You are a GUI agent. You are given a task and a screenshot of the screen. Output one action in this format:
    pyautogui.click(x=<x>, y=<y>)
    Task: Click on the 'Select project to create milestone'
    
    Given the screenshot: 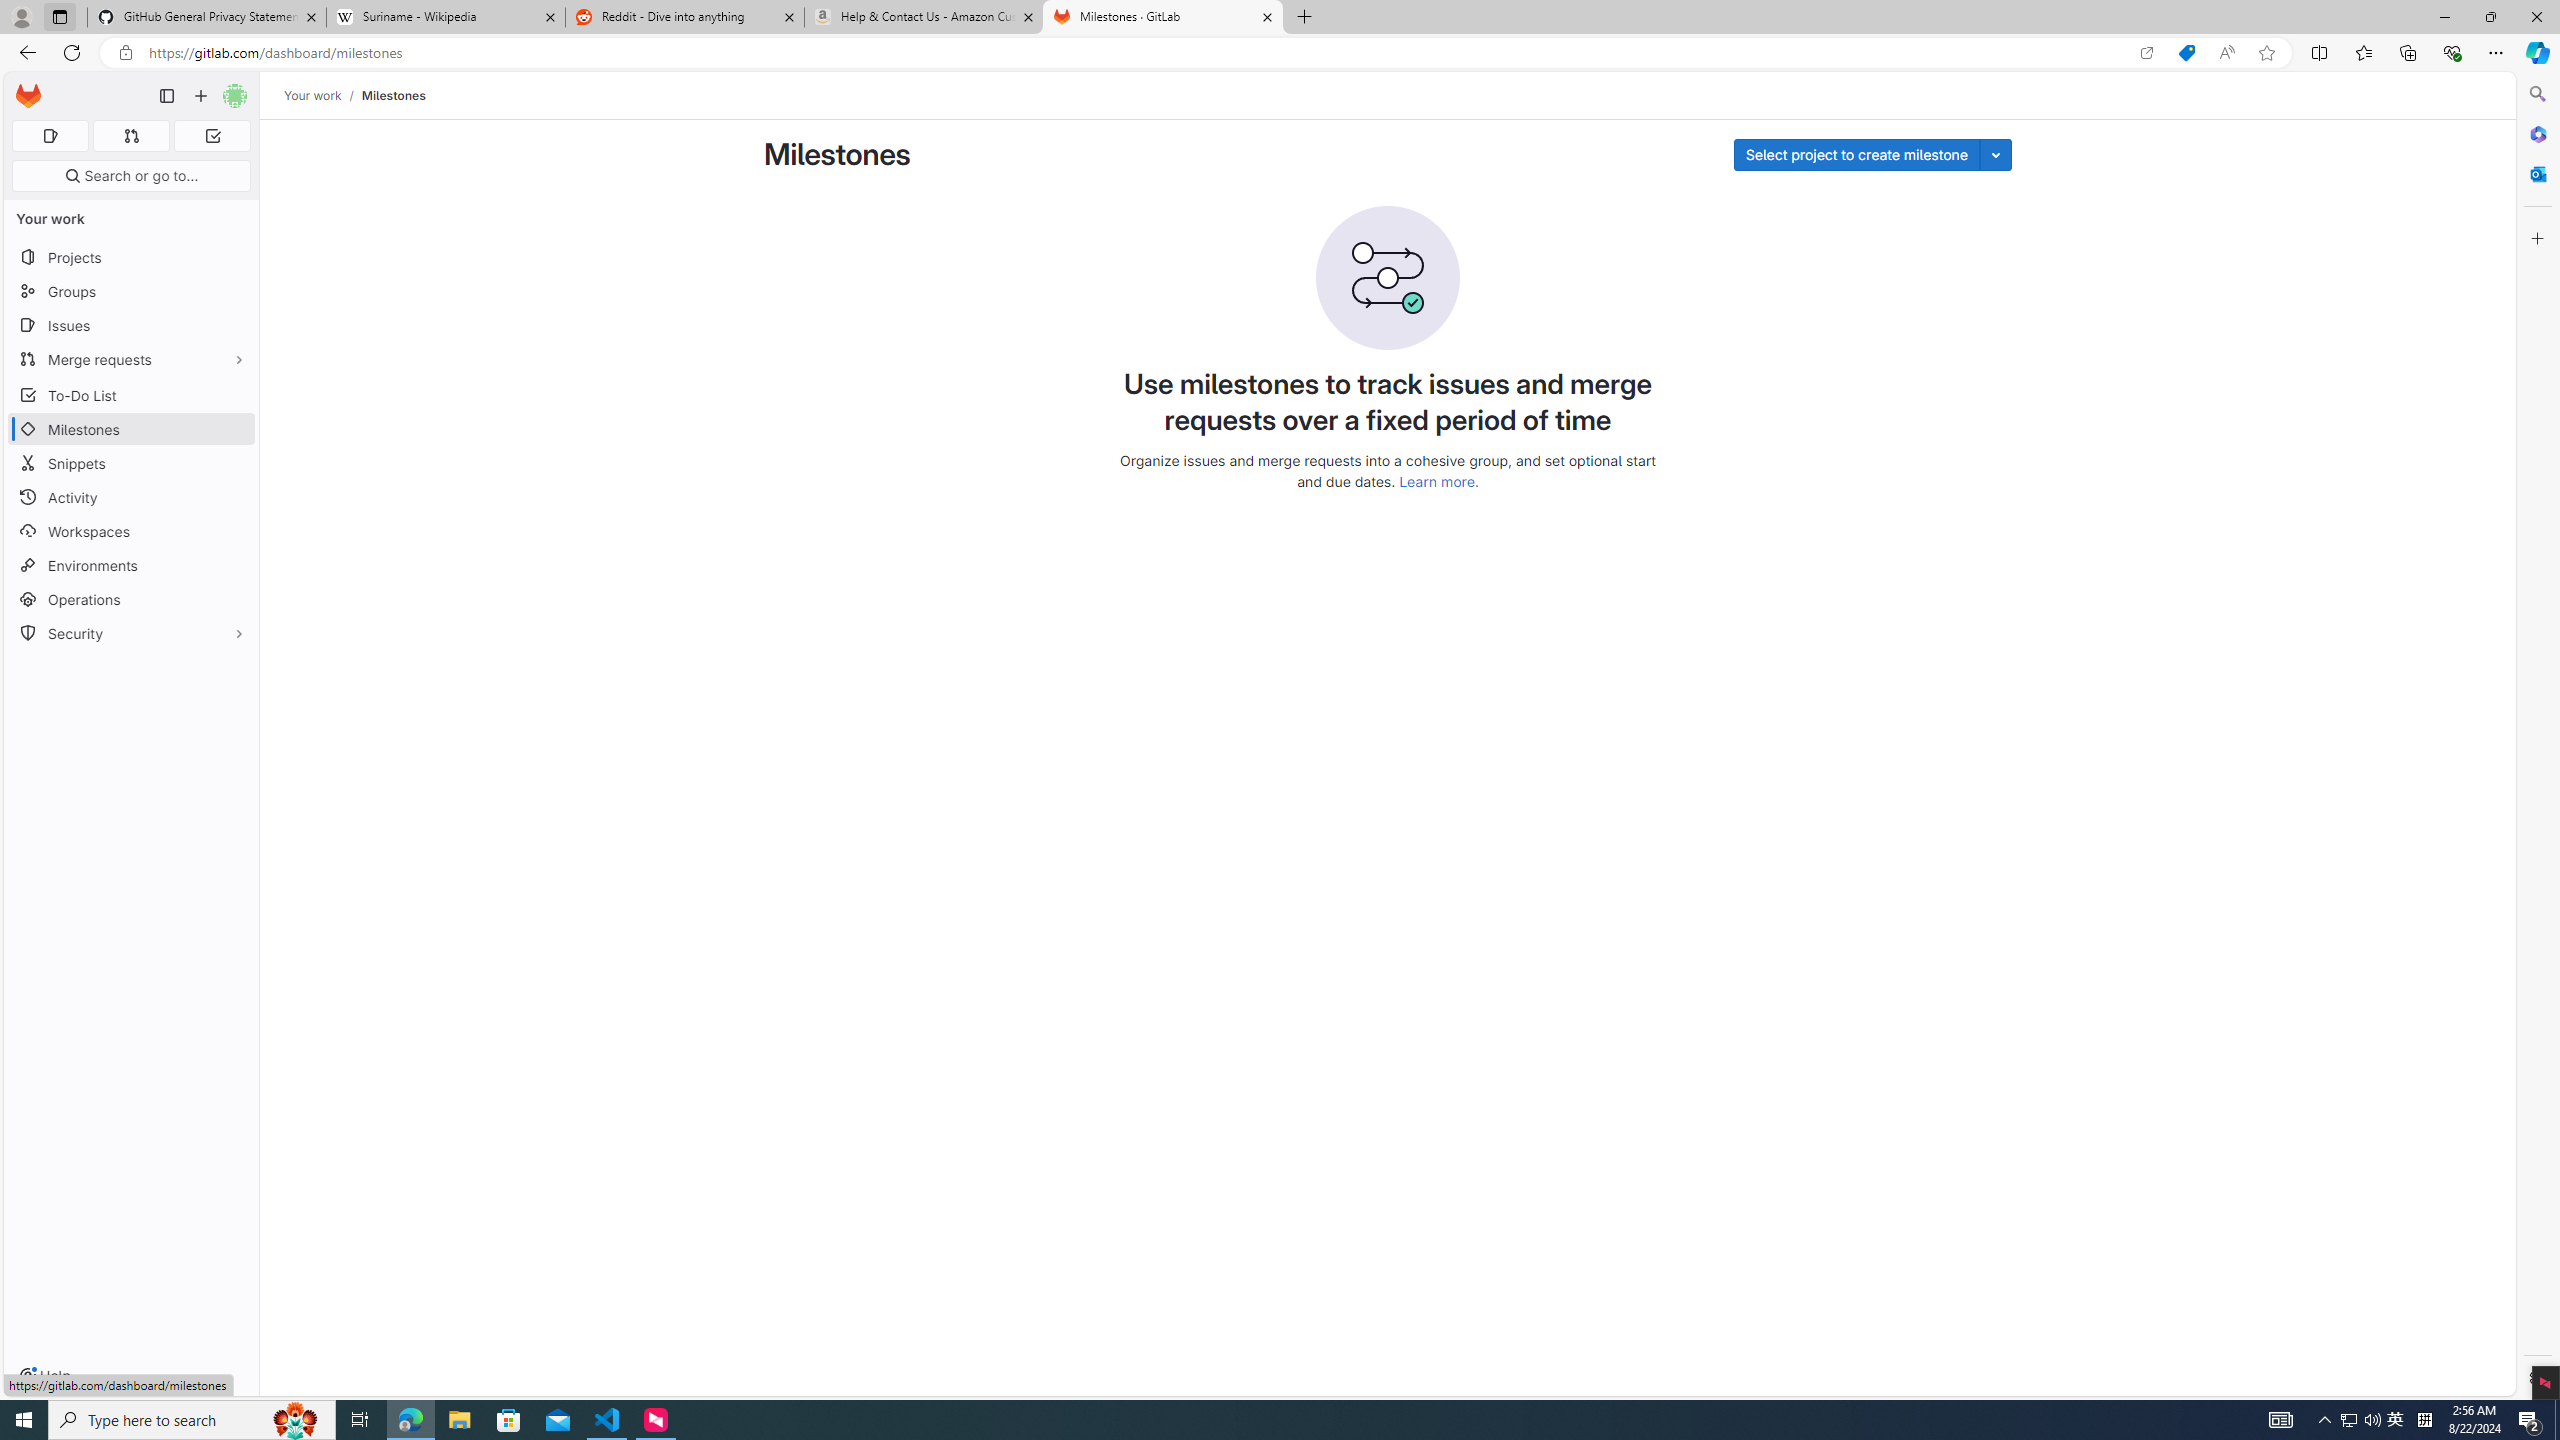 What is the action you would take?
    pyautogui.click(x=1855, y=153)
    